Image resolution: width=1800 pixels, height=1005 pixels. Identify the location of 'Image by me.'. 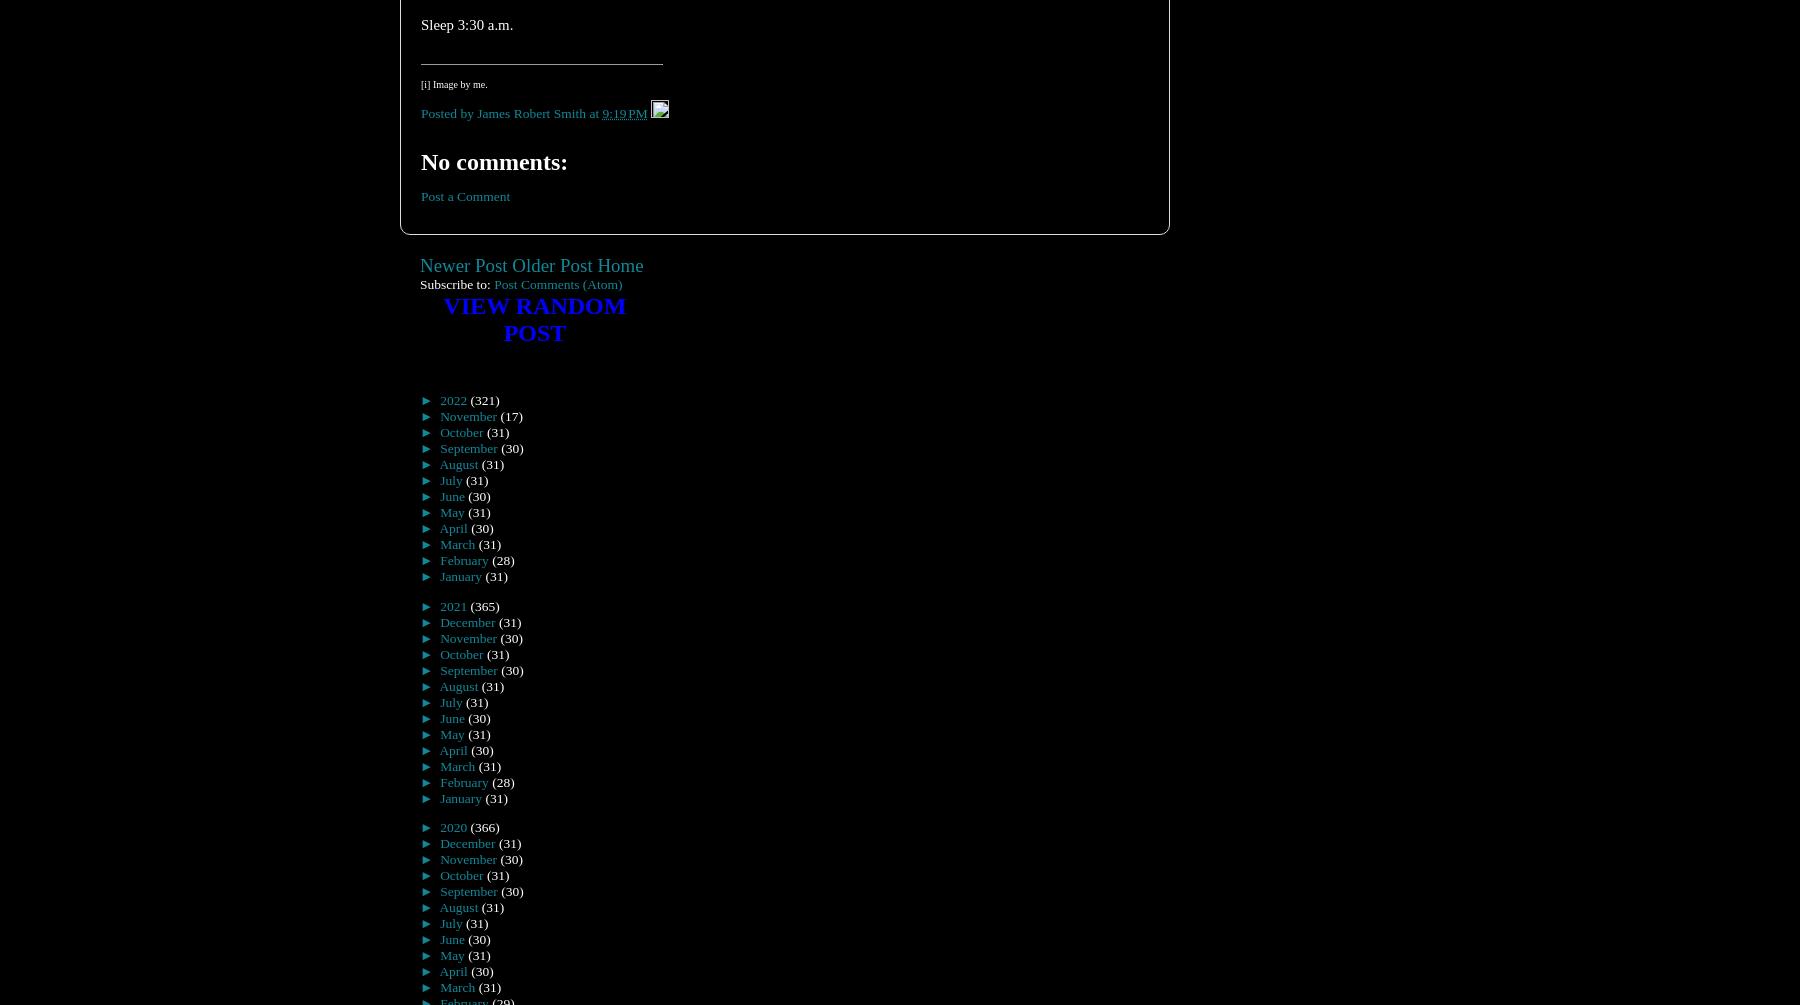
(430, 83).